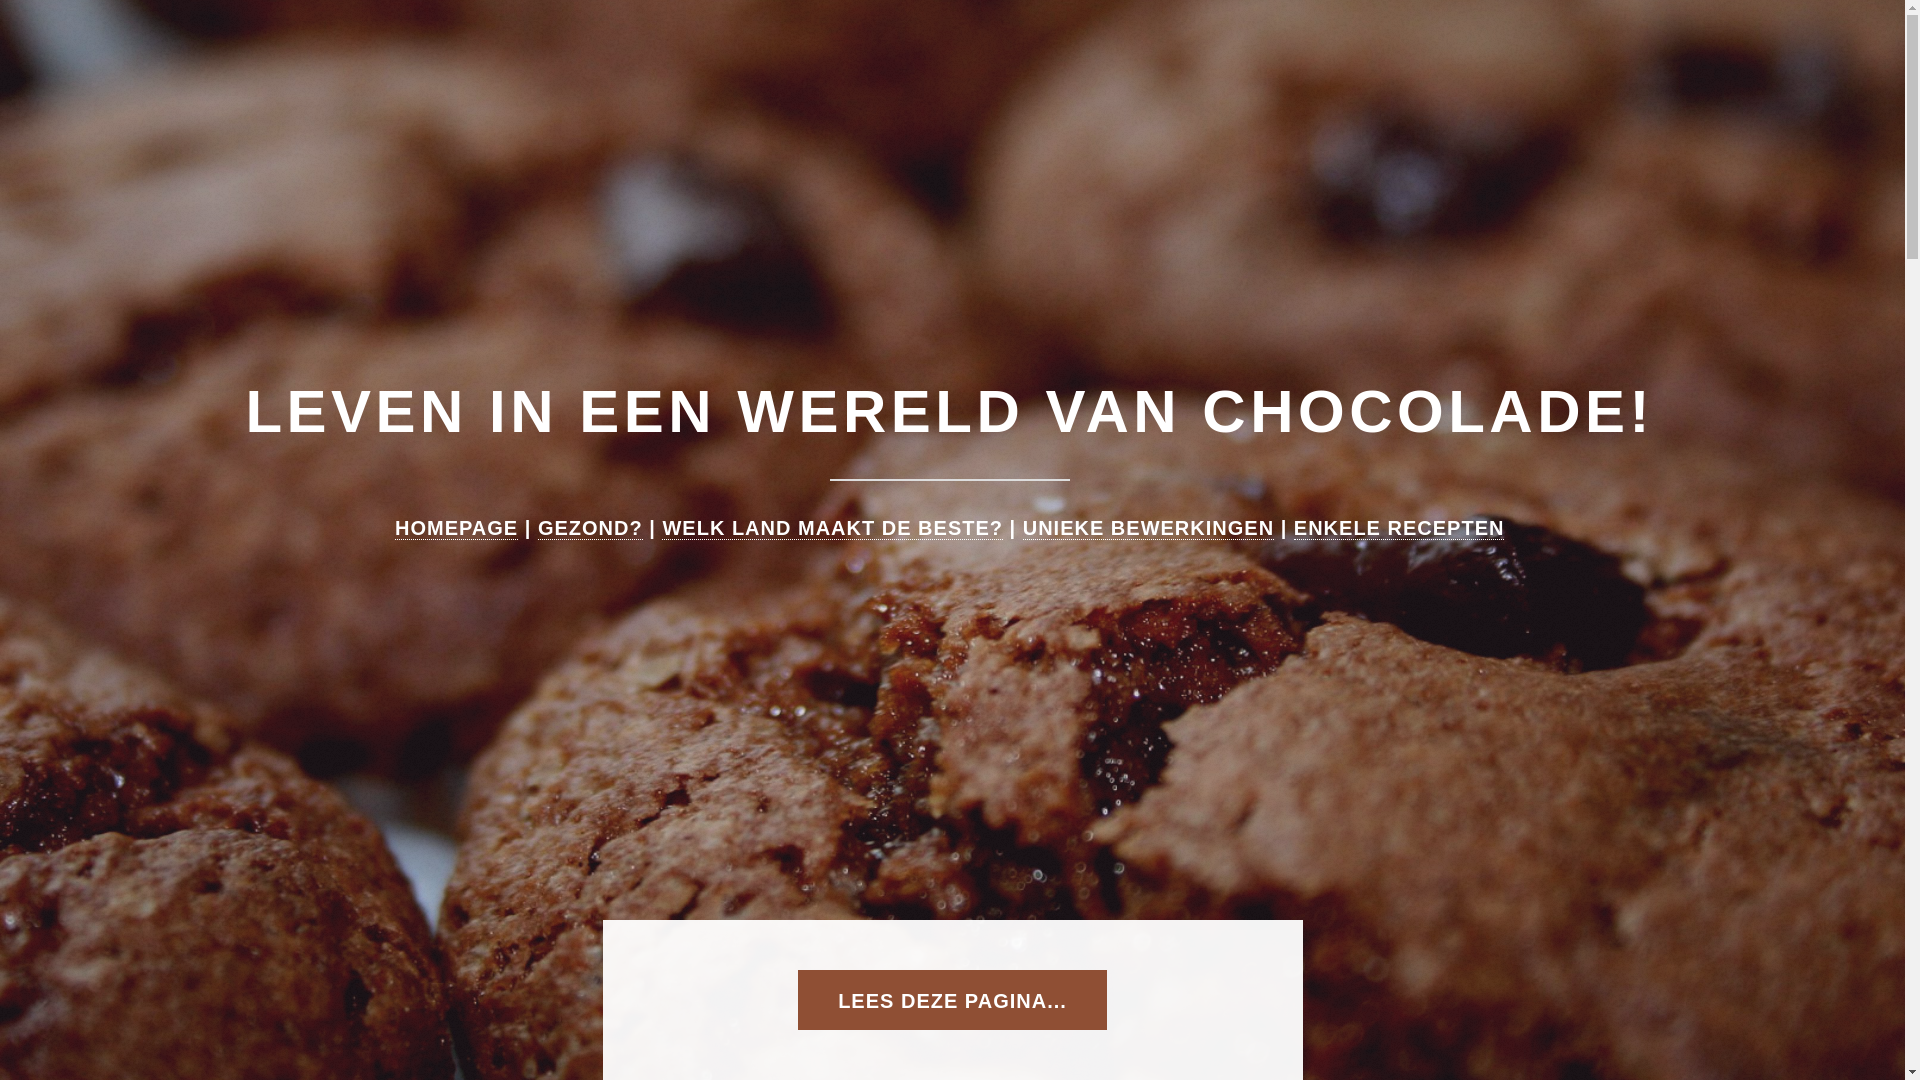 Image resolution: width=1920 pixels, height=1080 pixels. Describe the element at coordinates (1294, 527) in the screenshot. I see `'ENKELE RECEPTEN'` at that location.